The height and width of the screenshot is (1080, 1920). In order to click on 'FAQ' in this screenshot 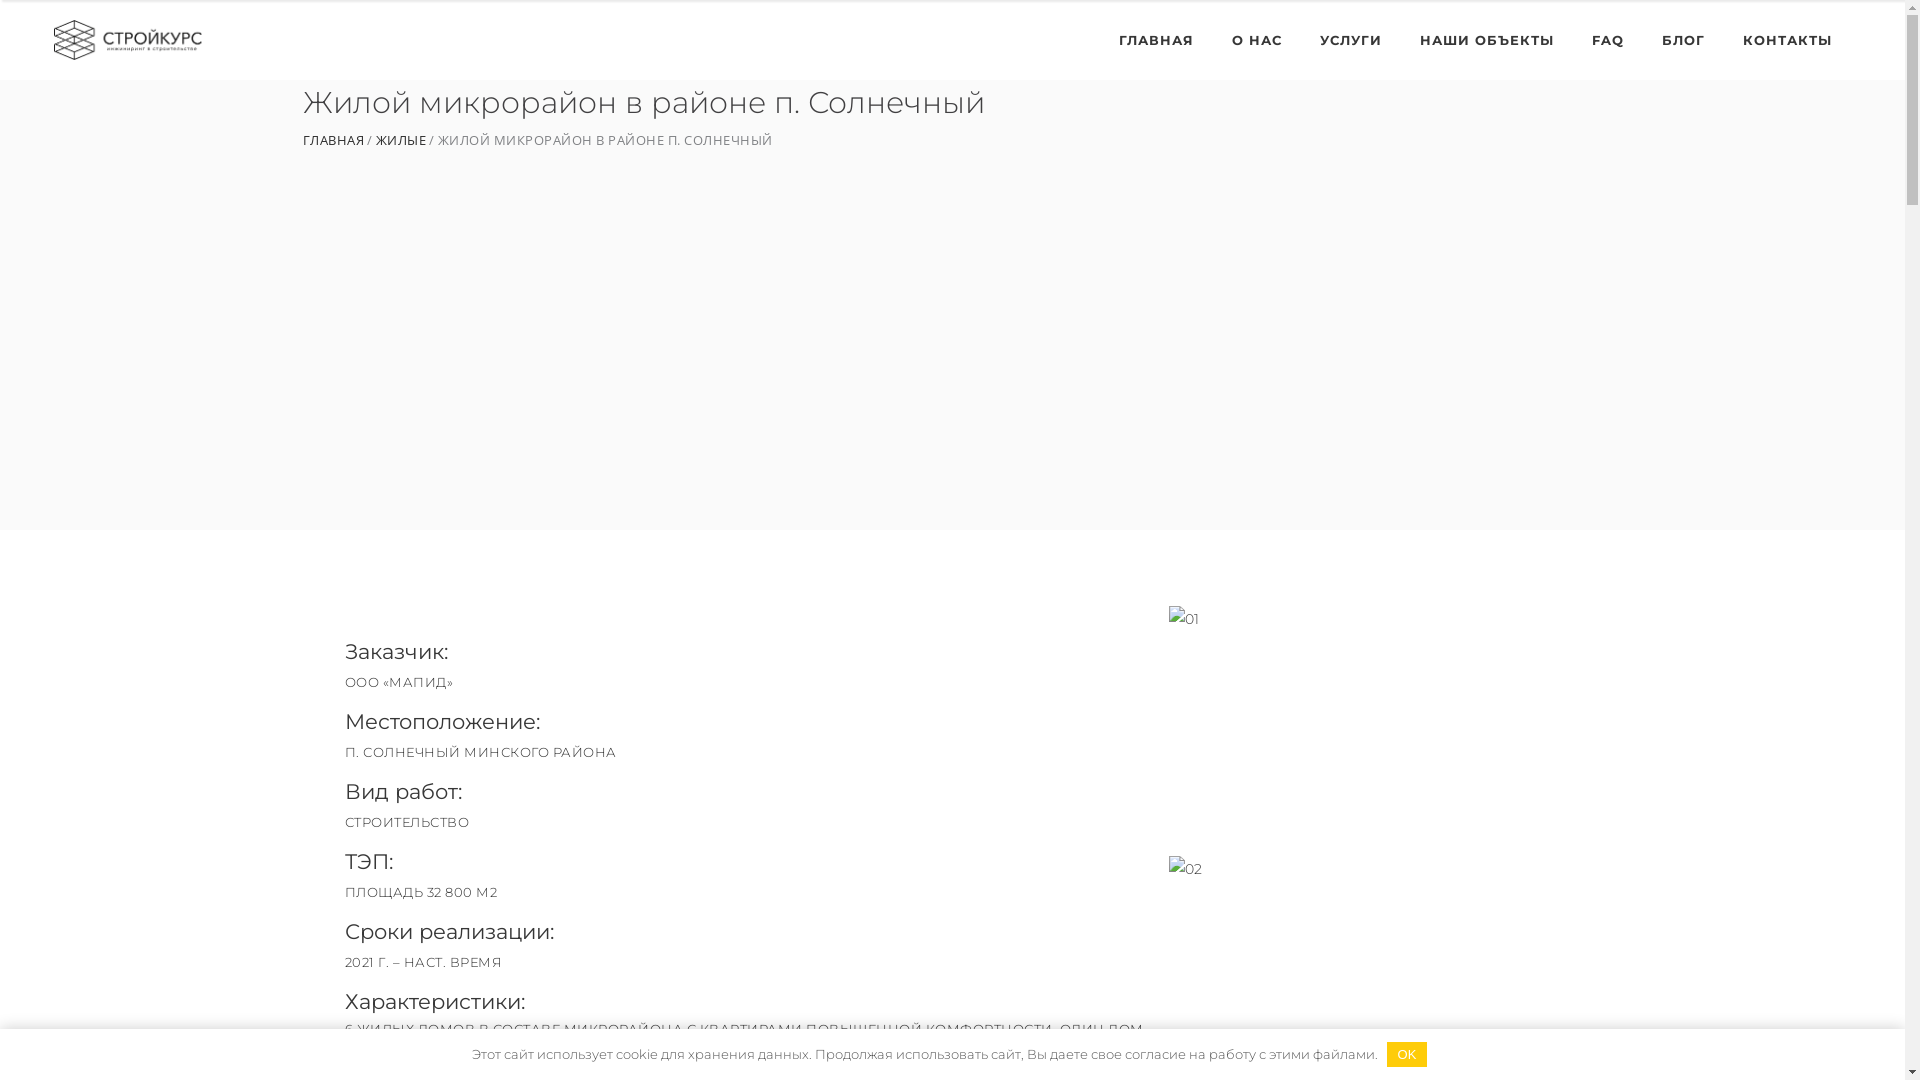, I will do `click(1608, 39)`.